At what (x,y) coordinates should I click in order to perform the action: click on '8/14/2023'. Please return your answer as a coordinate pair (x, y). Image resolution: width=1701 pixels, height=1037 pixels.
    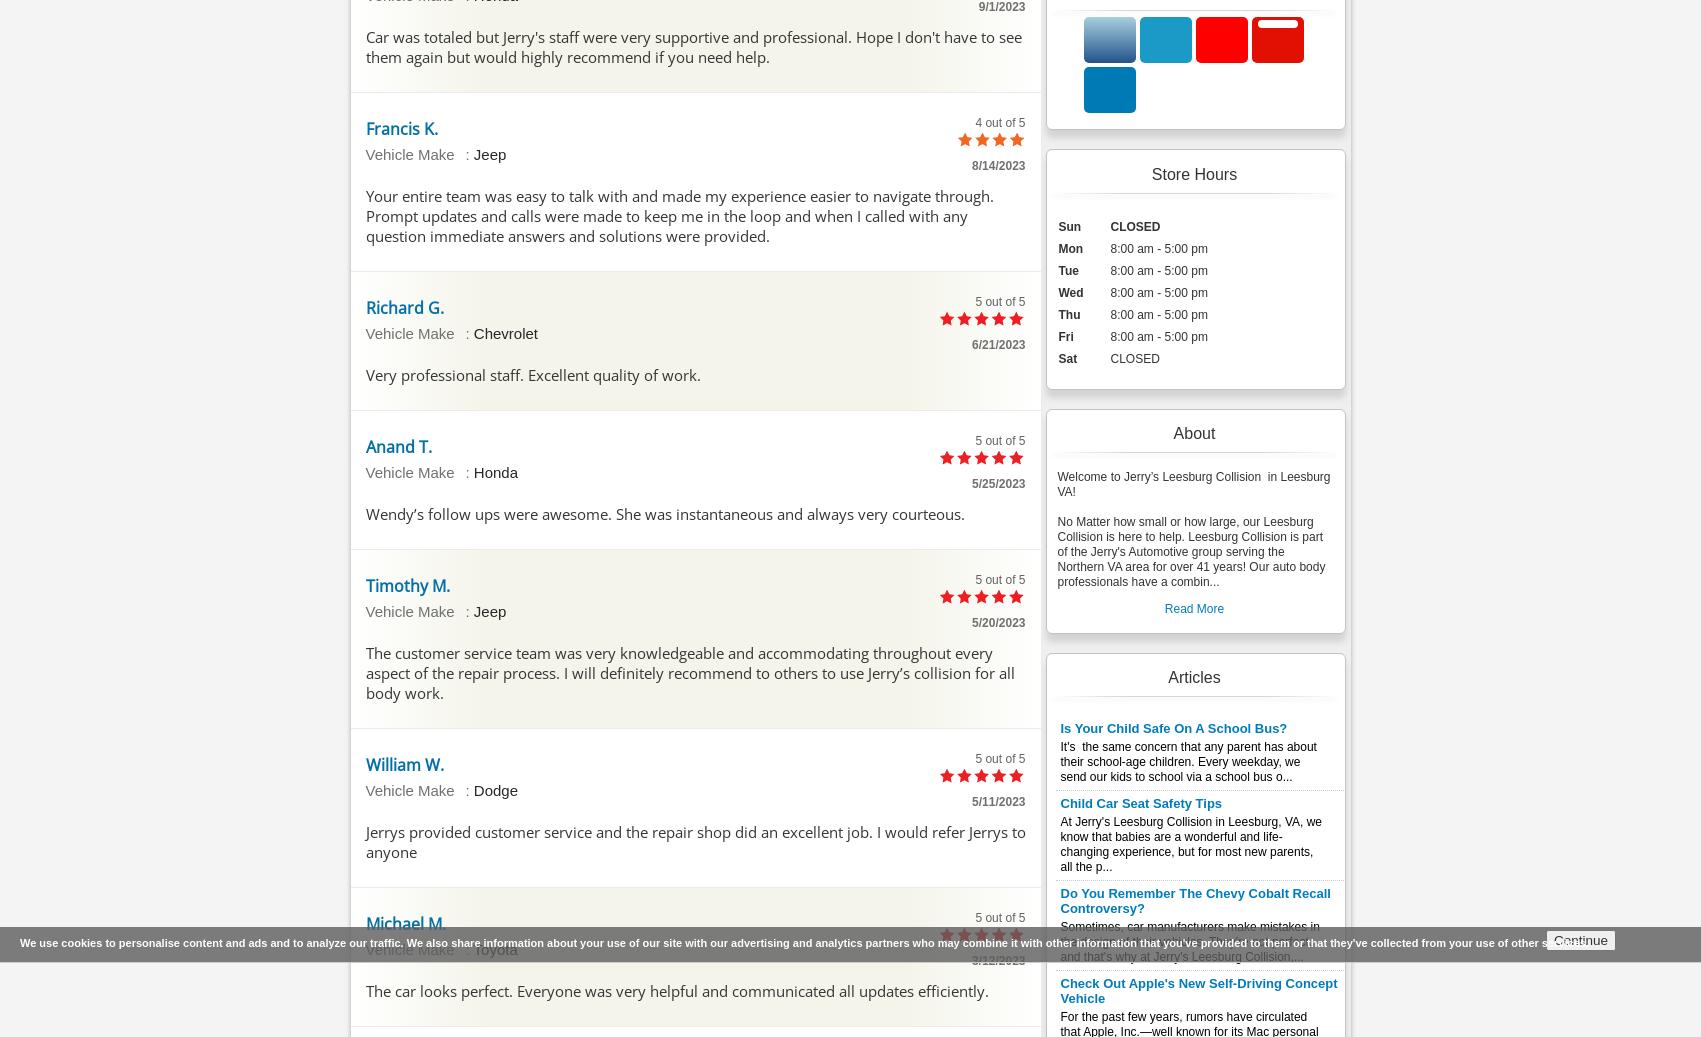
    Looking at the image, I should click on (970, 163).